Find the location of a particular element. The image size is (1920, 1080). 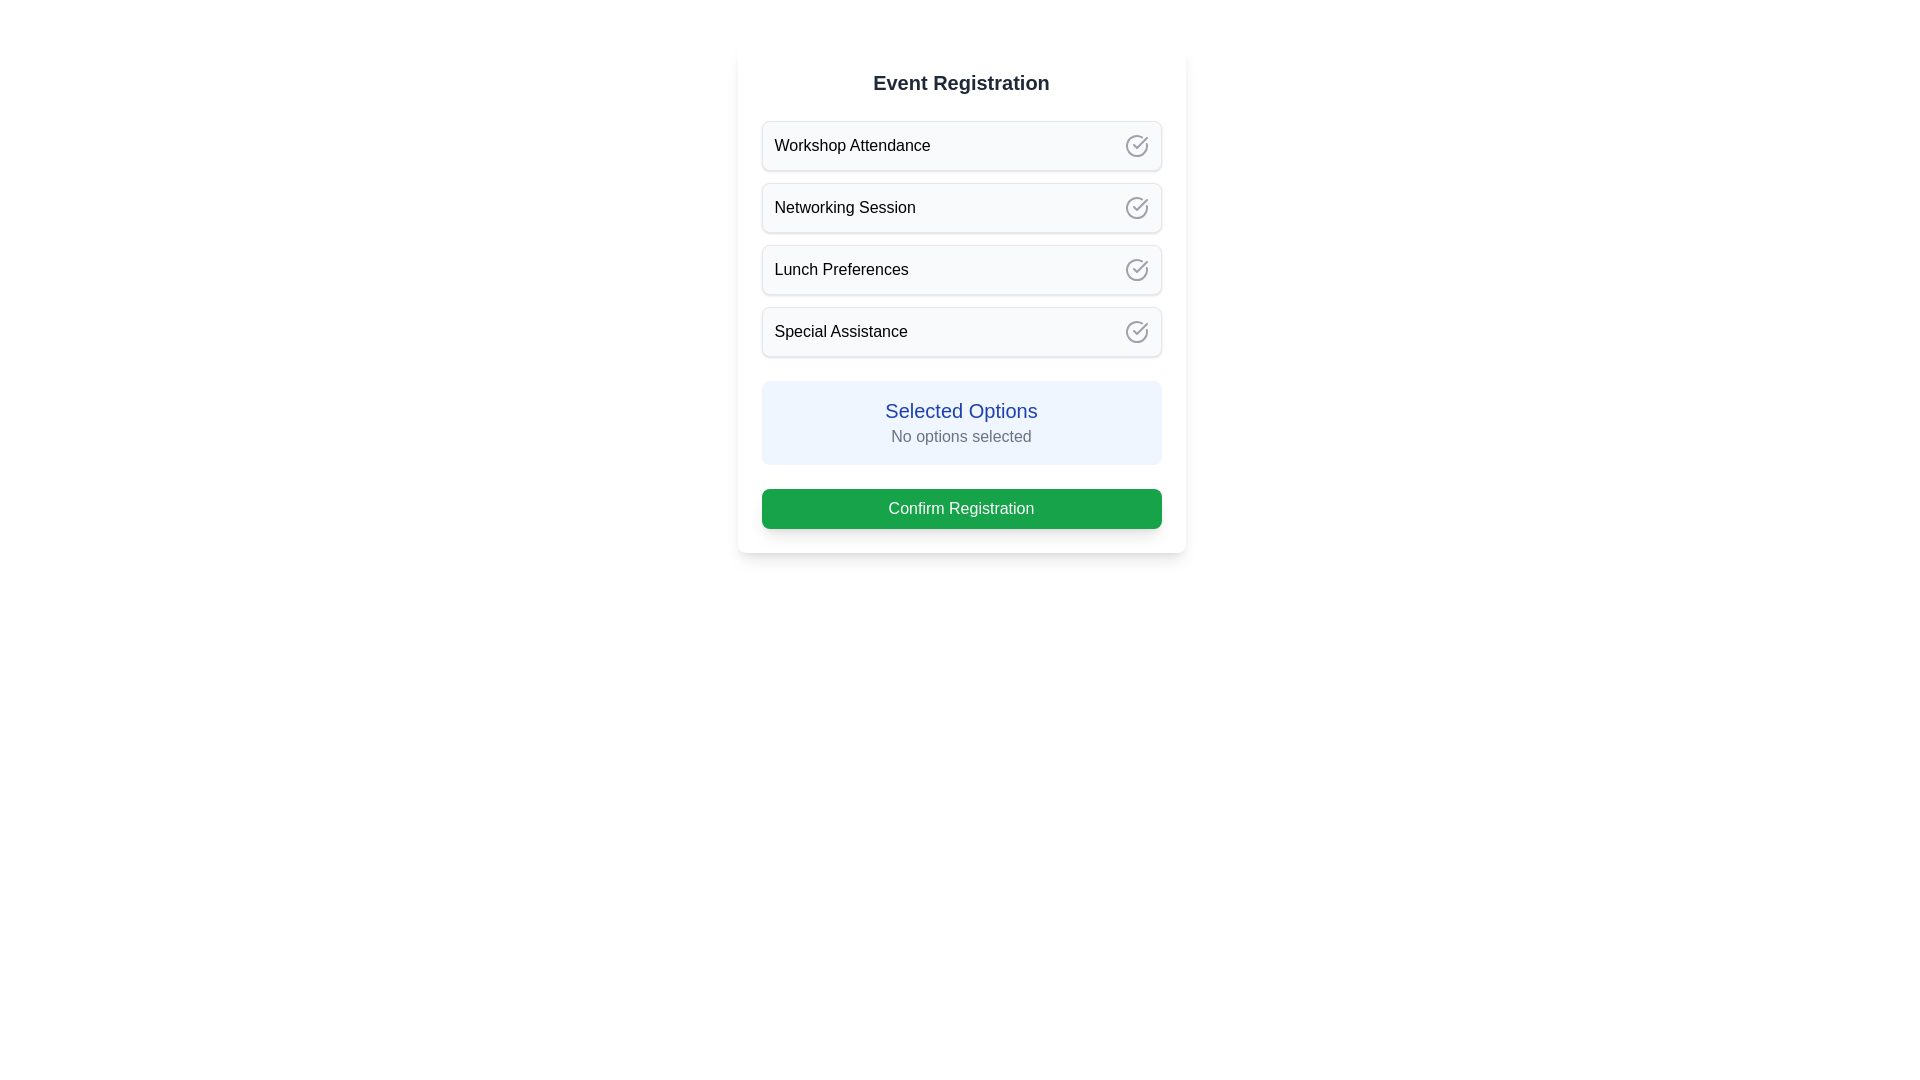

the 'Selected Options' Text Label, which displays the text in a medium, extra-large blue font within a rounded rectangular section with a light blue background is located at coordinates (961, 410).